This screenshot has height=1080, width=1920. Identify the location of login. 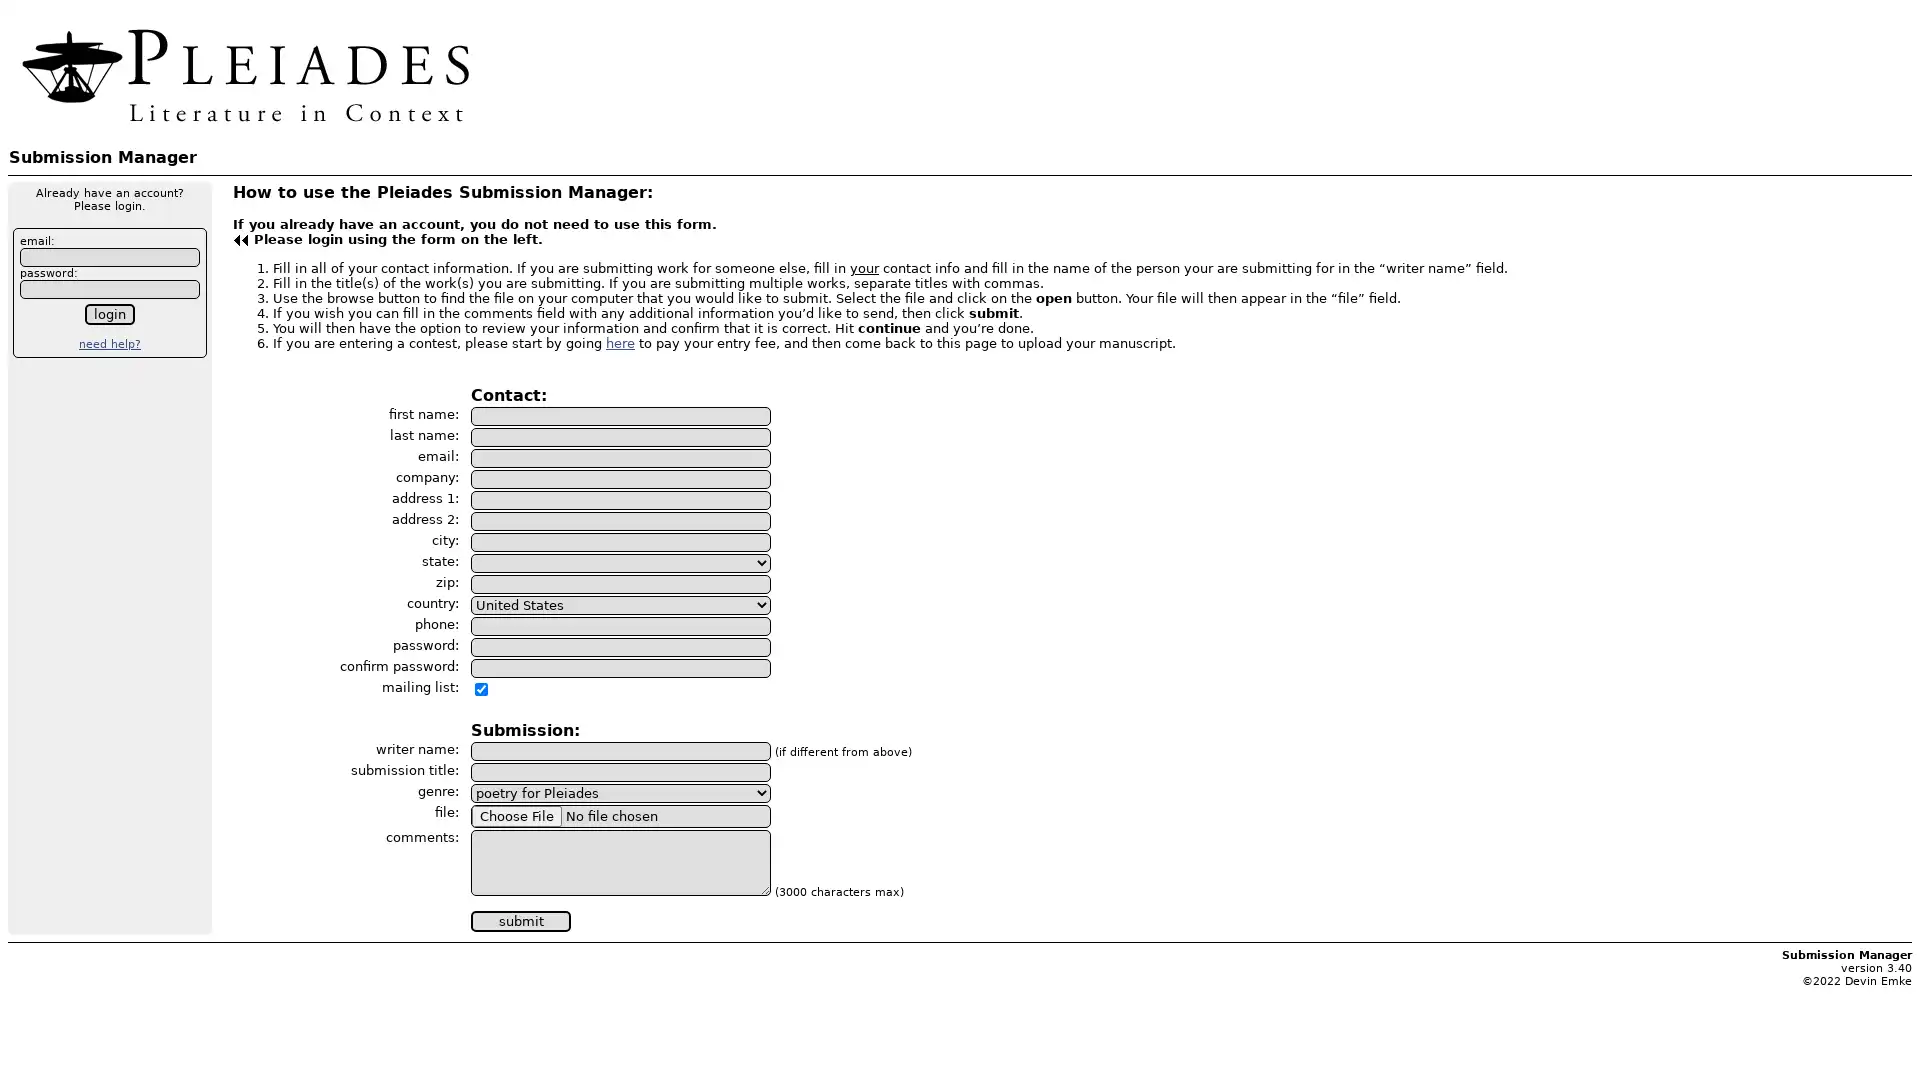
(109, 314).